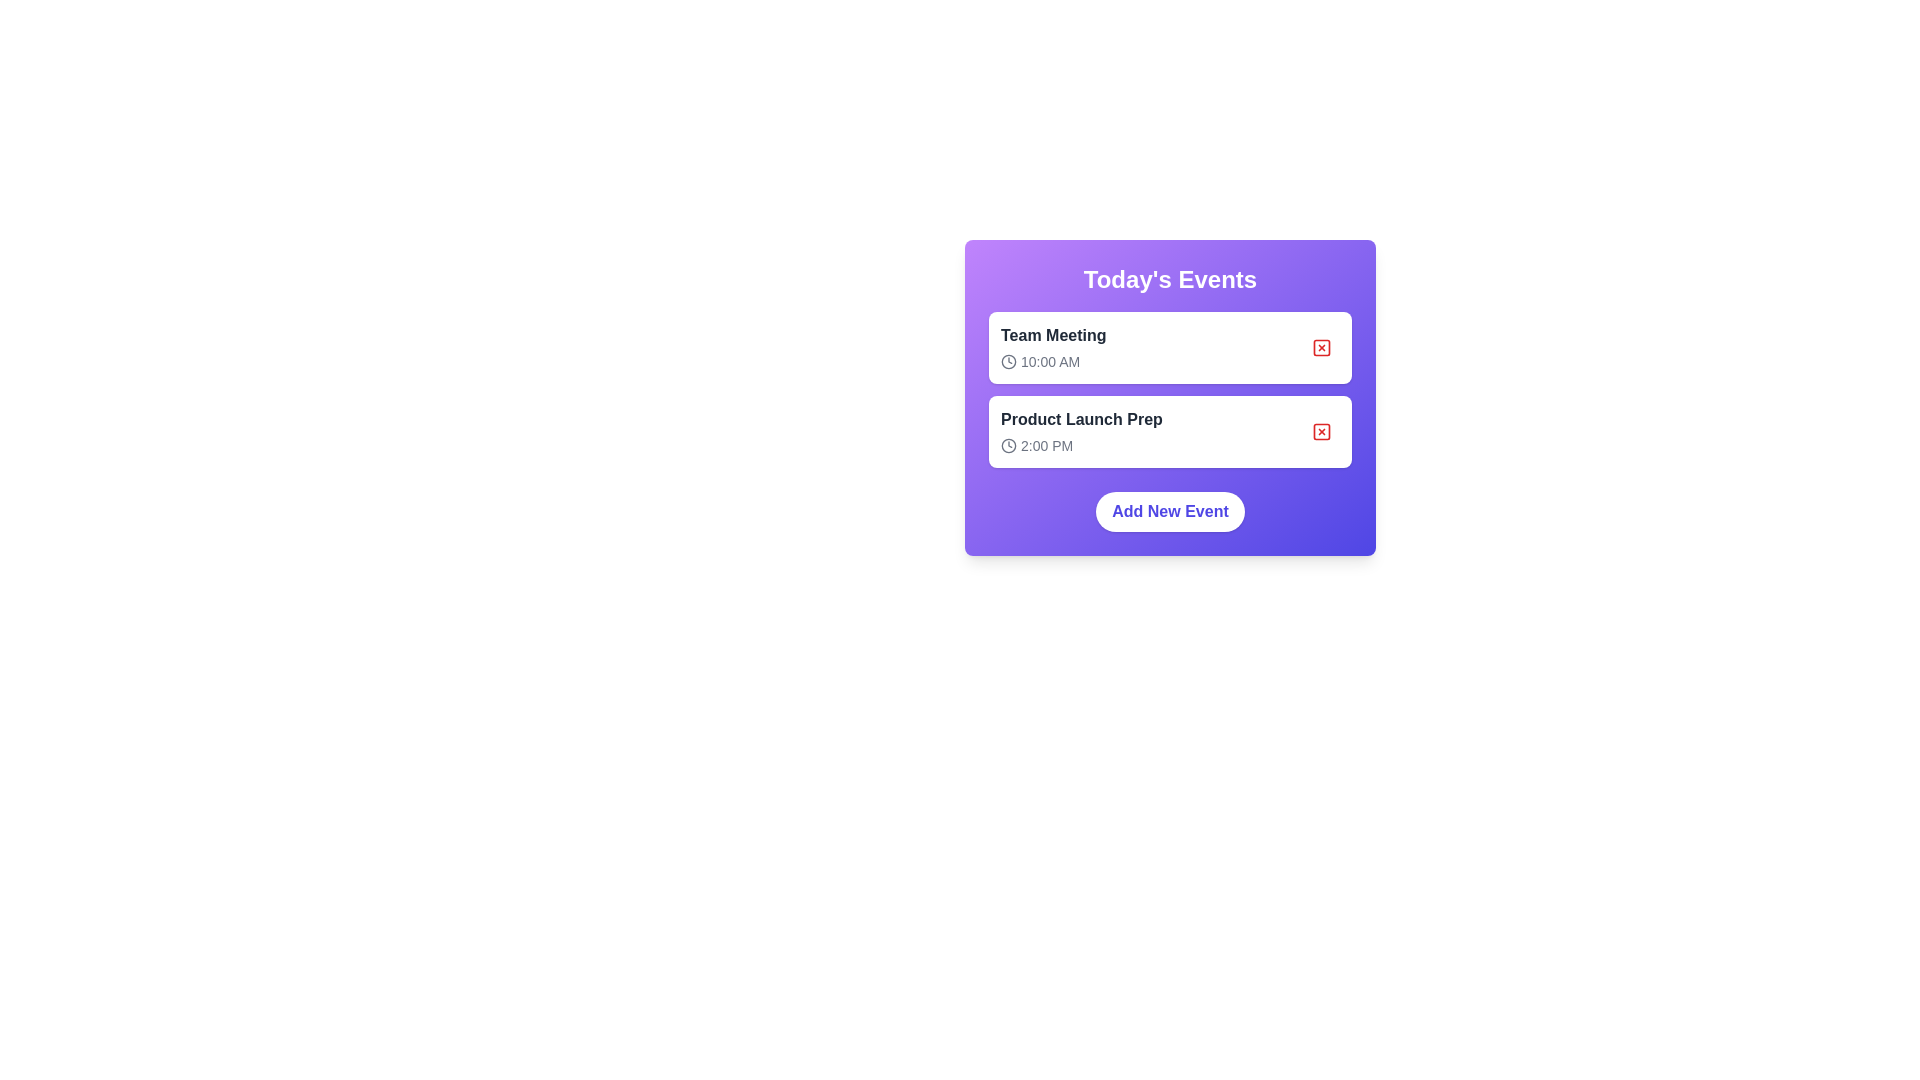 The image size is (1920, 1080). Describe the element at coordinates (1052, 362) in the screenshot. I see `the time label icon located in the first event card titled 'Team Meeting' under 'Today's Events', which is situated to the left of the card and below the title` at that location.